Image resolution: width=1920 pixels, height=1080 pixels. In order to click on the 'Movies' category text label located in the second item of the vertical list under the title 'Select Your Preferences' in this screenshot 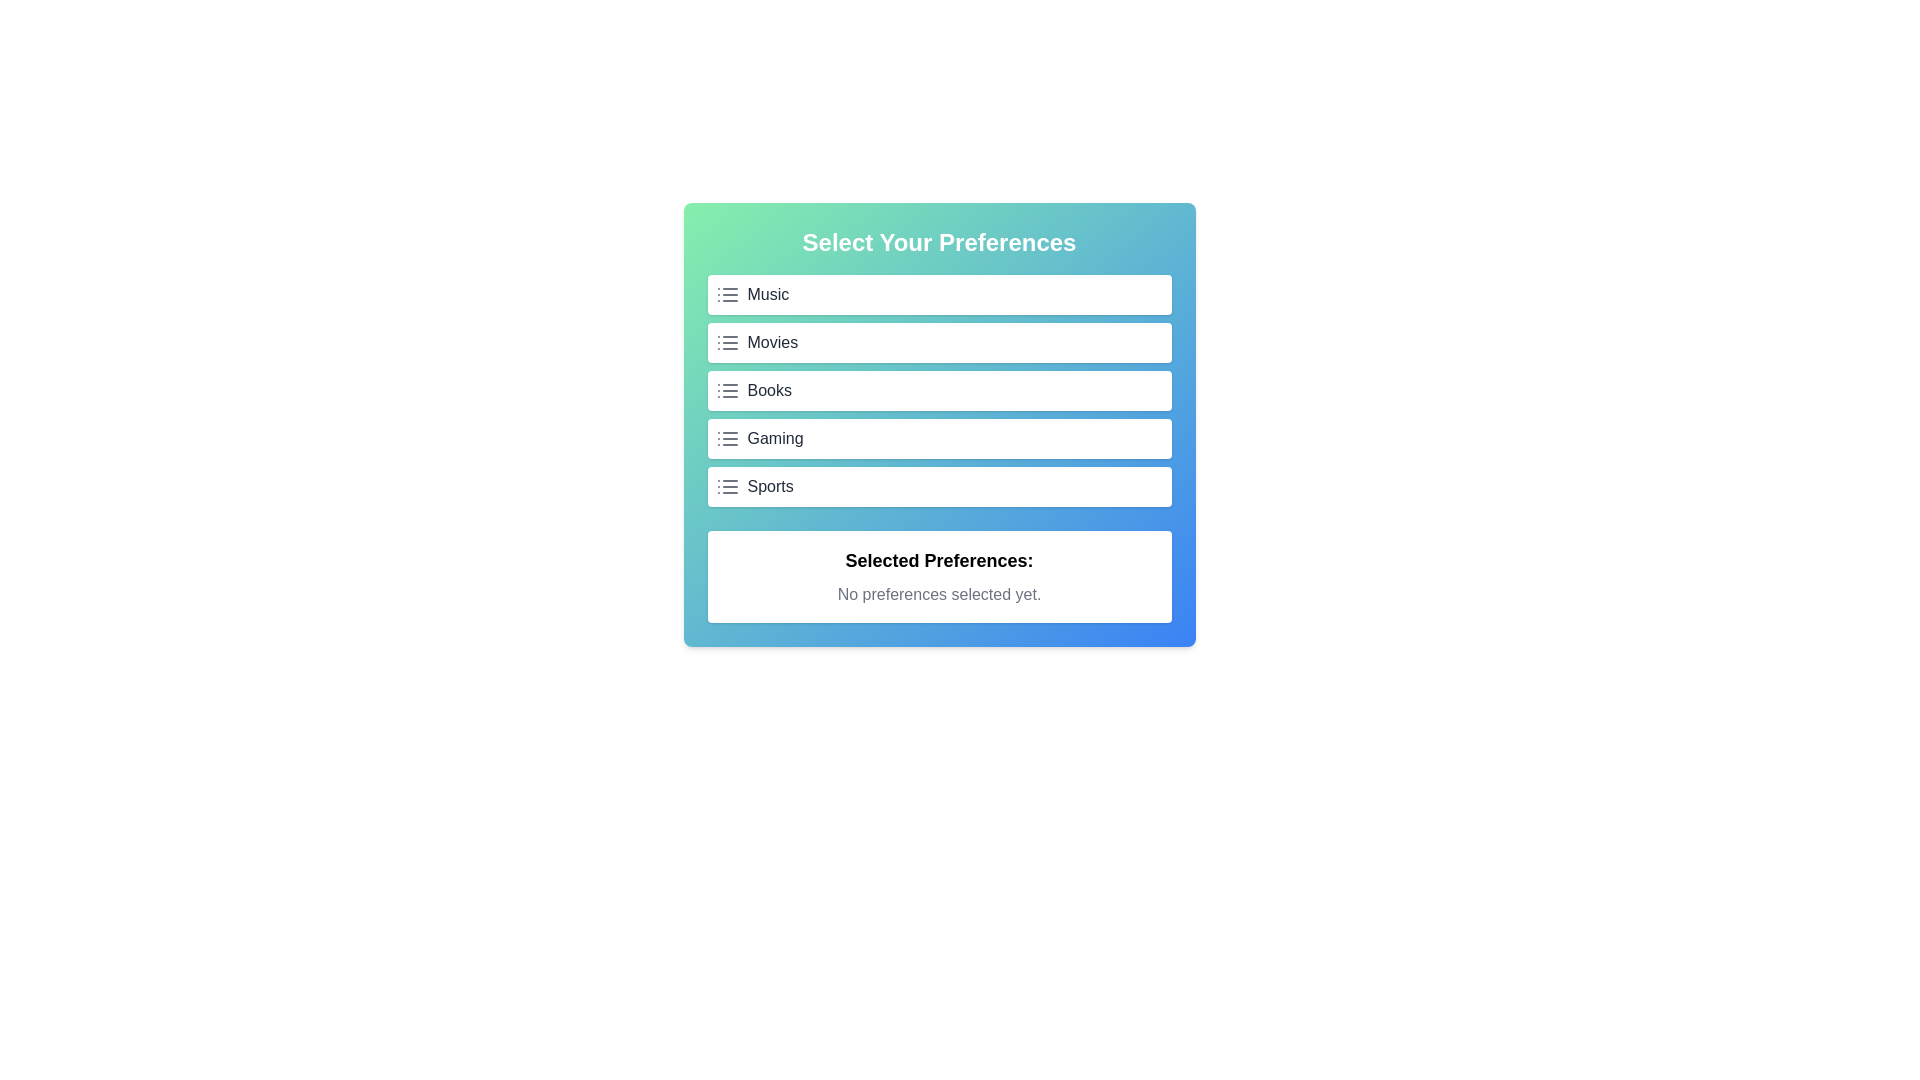, I will do `click(771, 342)`.